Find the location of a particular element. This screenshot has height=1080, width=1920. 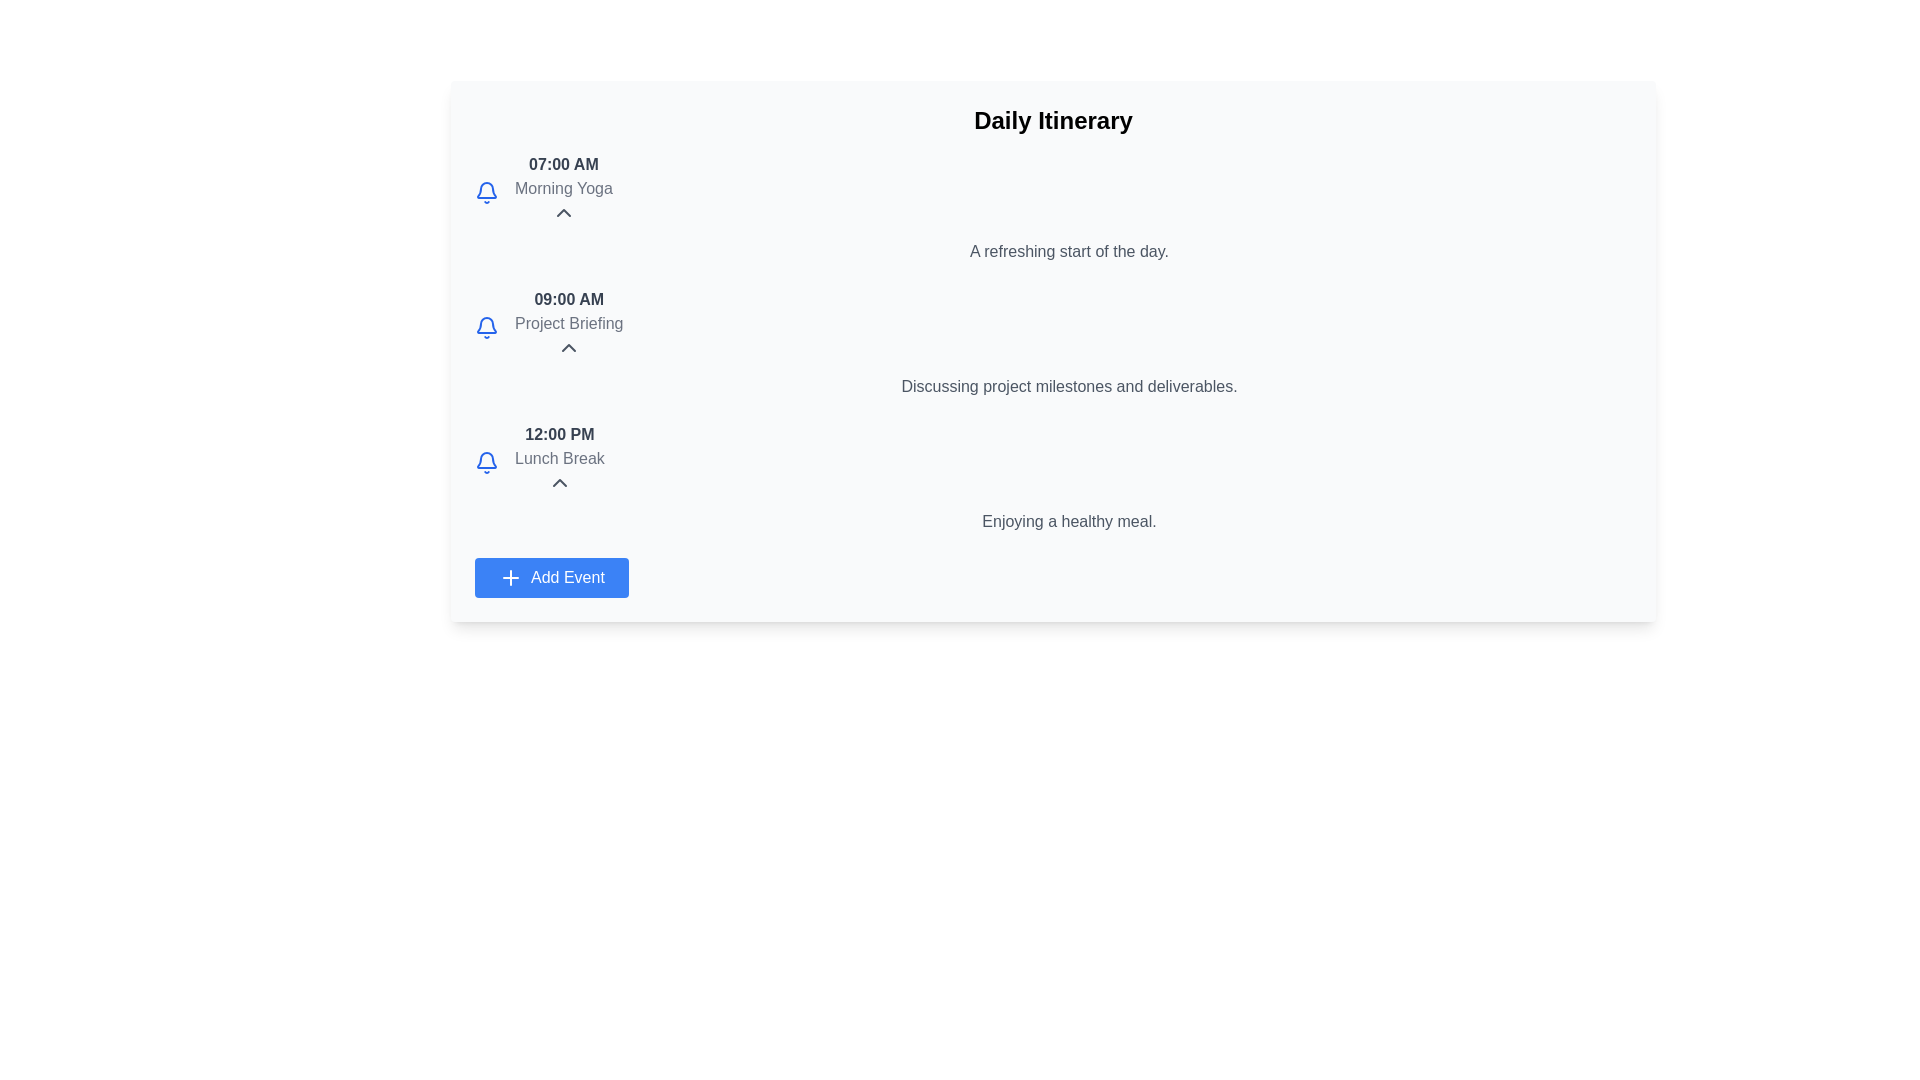

the blue bell-shaped icon located to the left of the '09:00 AM' time entry for 'Project Briefing' in the itinerary section is located at coordinates (486, 326).